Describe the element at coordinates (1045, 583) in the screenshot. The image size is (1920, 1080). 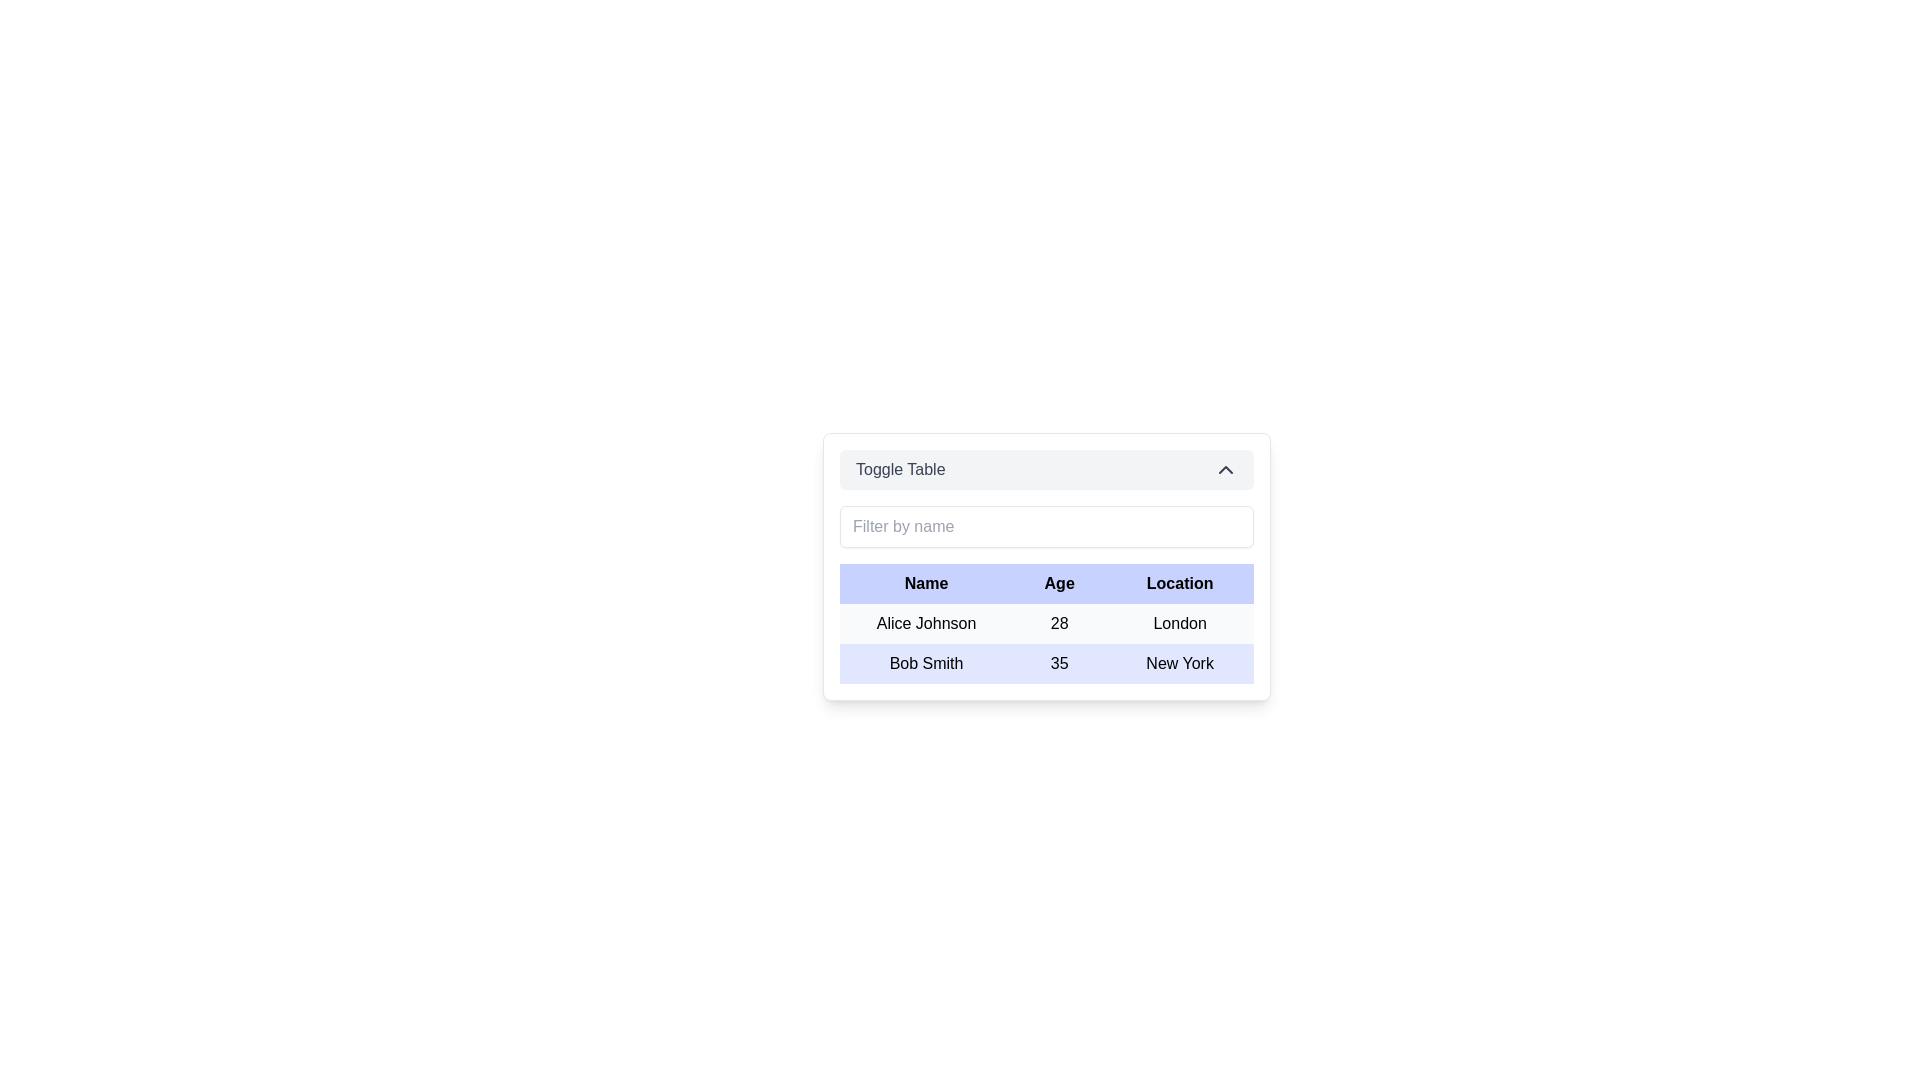
I see `the table header row containing the headers 'Name', 'Age', and 'Location', which is styled with a lavender background and black text` at that location.